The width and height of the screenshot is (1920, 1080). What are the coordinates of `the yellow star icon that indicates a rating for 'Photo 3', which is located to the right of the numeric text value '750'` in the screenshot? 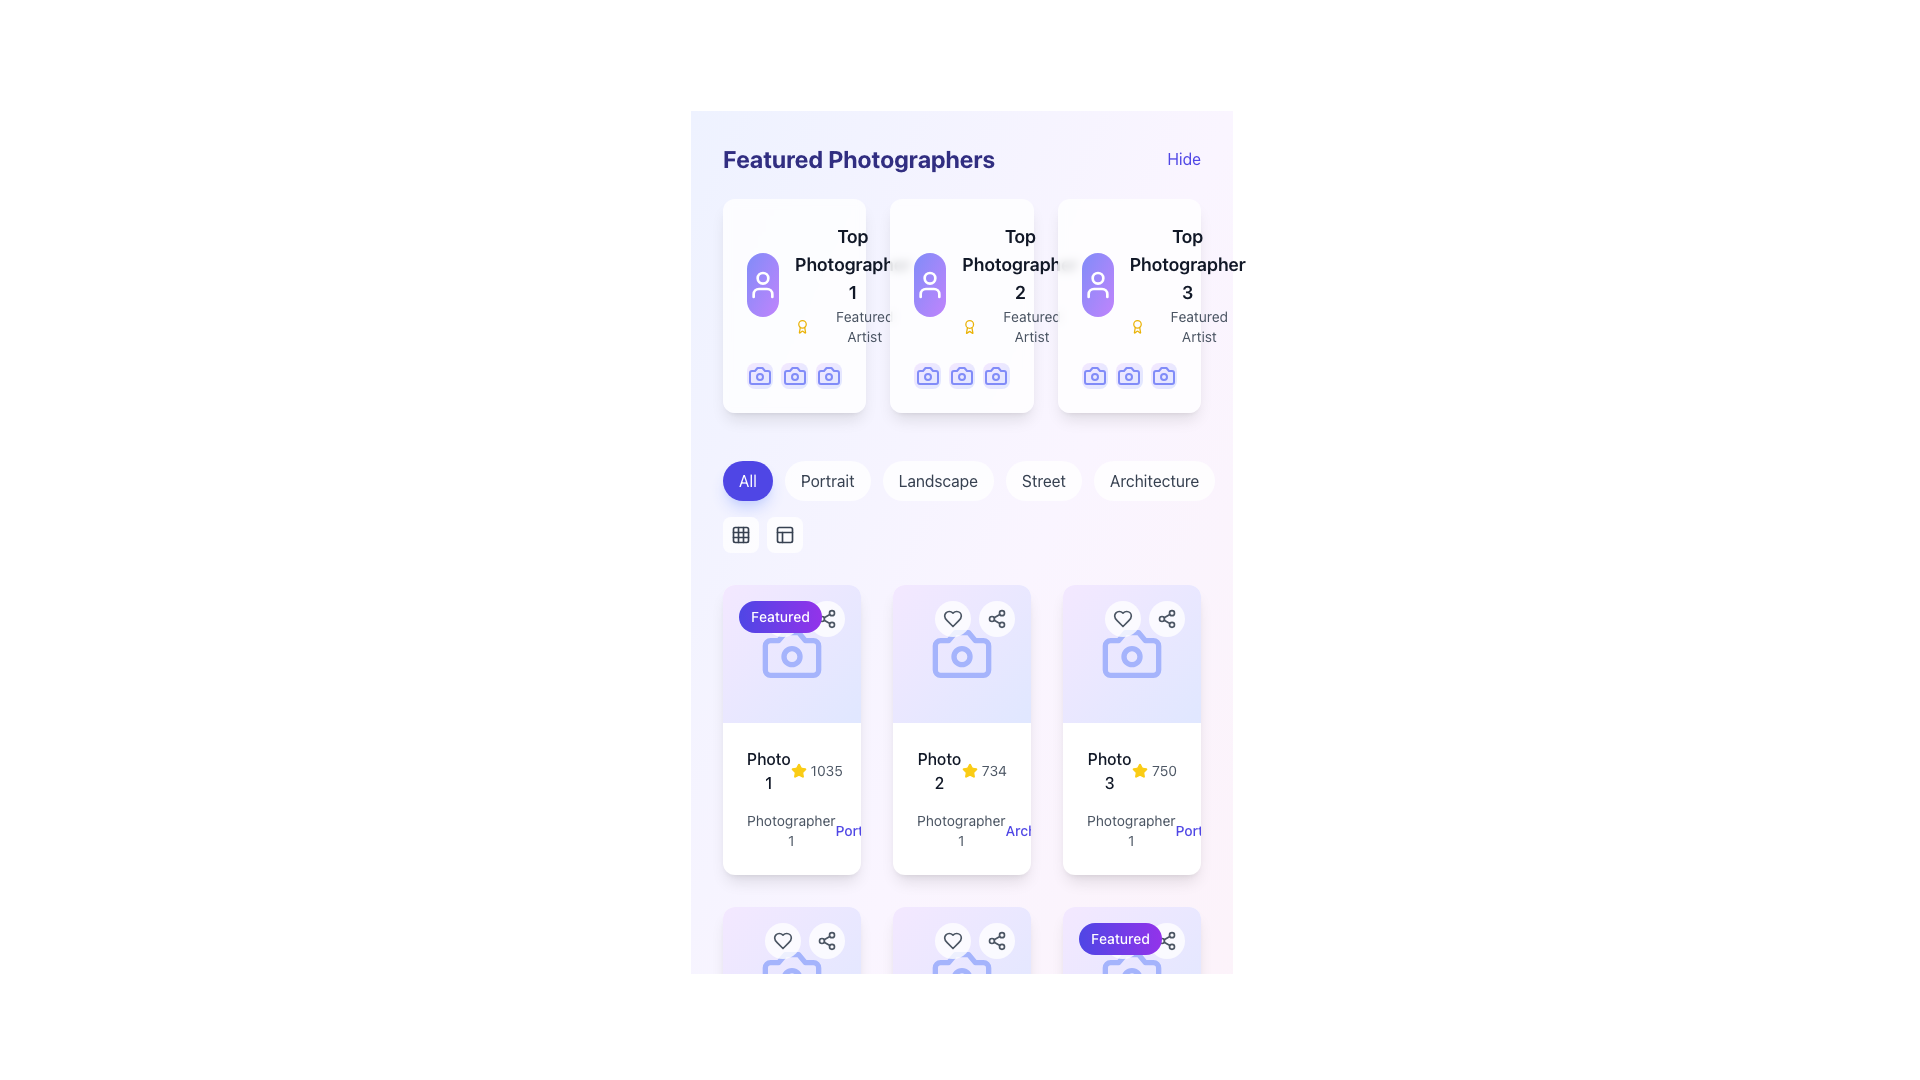 It's located at (1140, 770).